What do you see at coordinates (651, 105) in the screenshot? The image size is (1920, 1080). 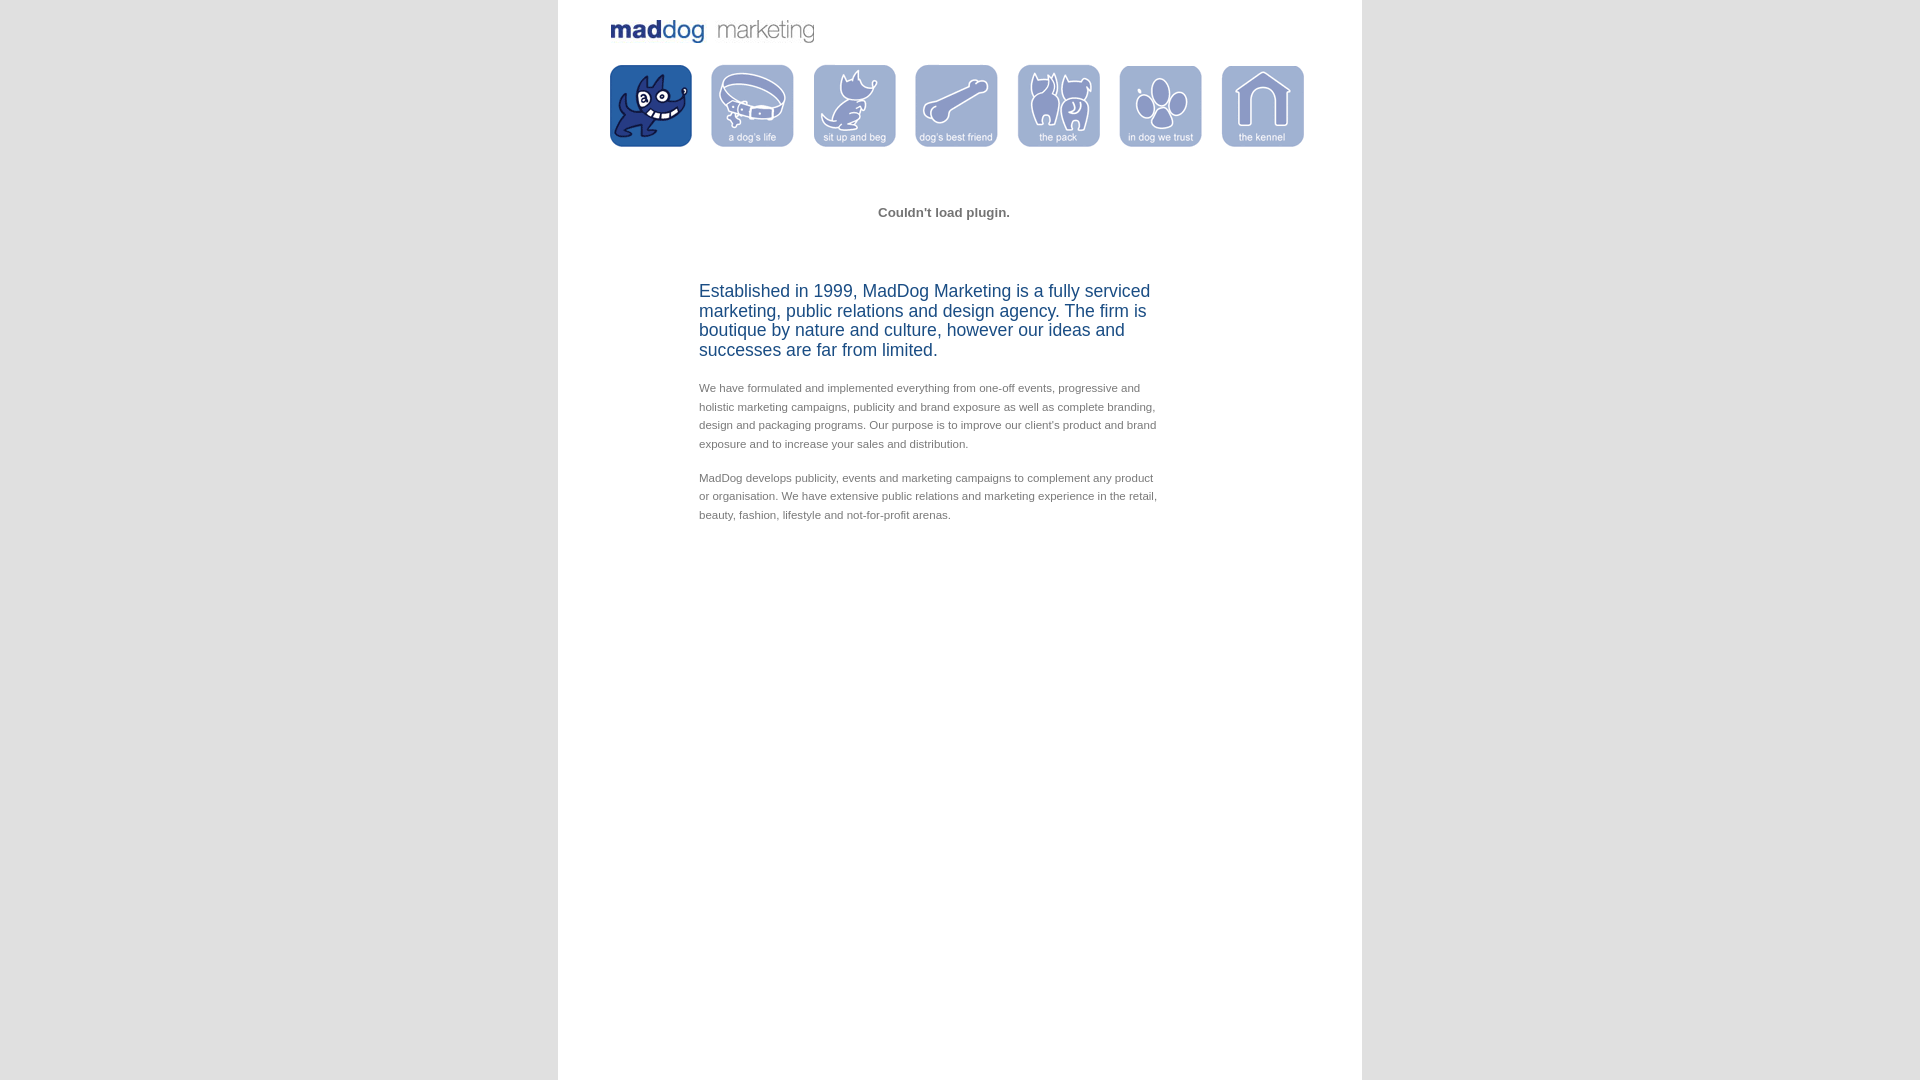 I see `' '` at bounding box center [651, 105].